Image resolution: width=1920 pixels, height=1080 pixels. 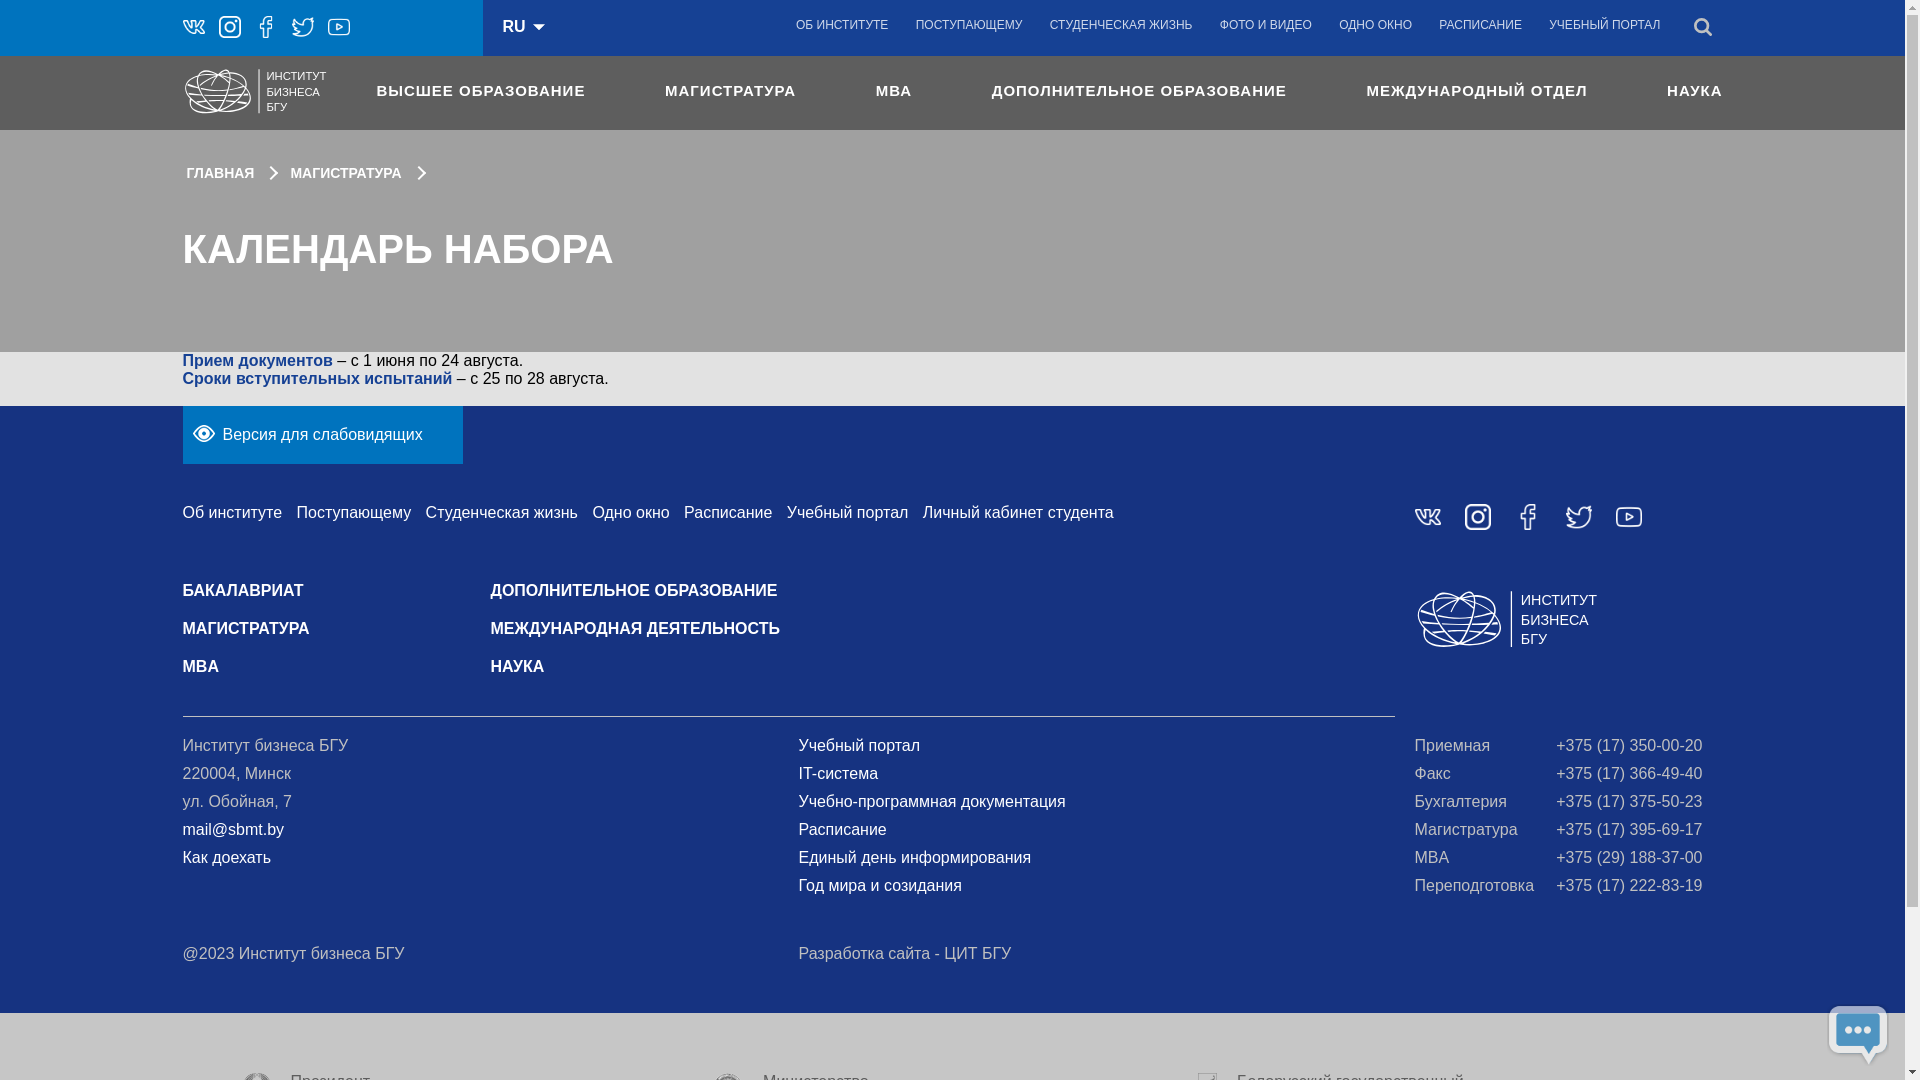 What do you see at coordinates (233, 829) in the screenshot?
I see `'mail@sbmt.by'` at bounding box center [233, 829].